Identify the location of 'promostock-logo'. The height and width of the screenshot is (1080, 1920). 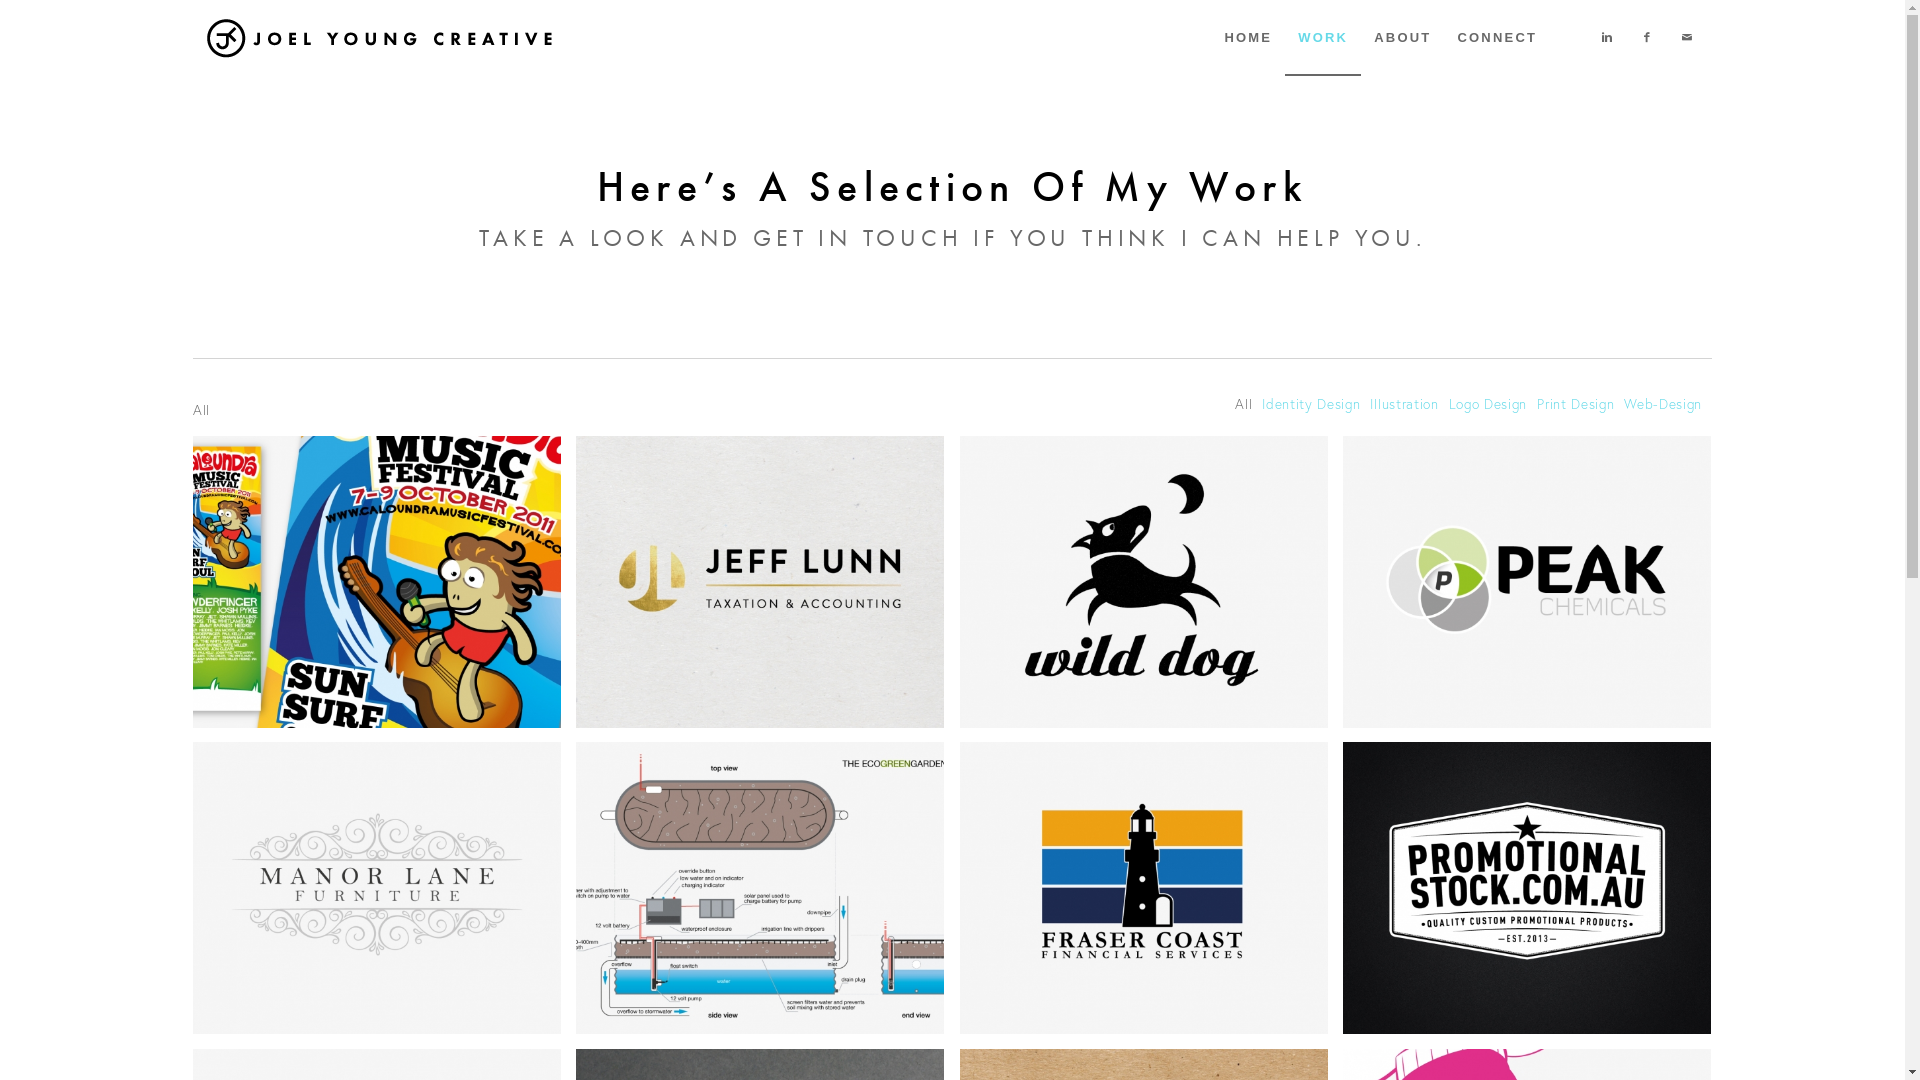
(1343, 894).